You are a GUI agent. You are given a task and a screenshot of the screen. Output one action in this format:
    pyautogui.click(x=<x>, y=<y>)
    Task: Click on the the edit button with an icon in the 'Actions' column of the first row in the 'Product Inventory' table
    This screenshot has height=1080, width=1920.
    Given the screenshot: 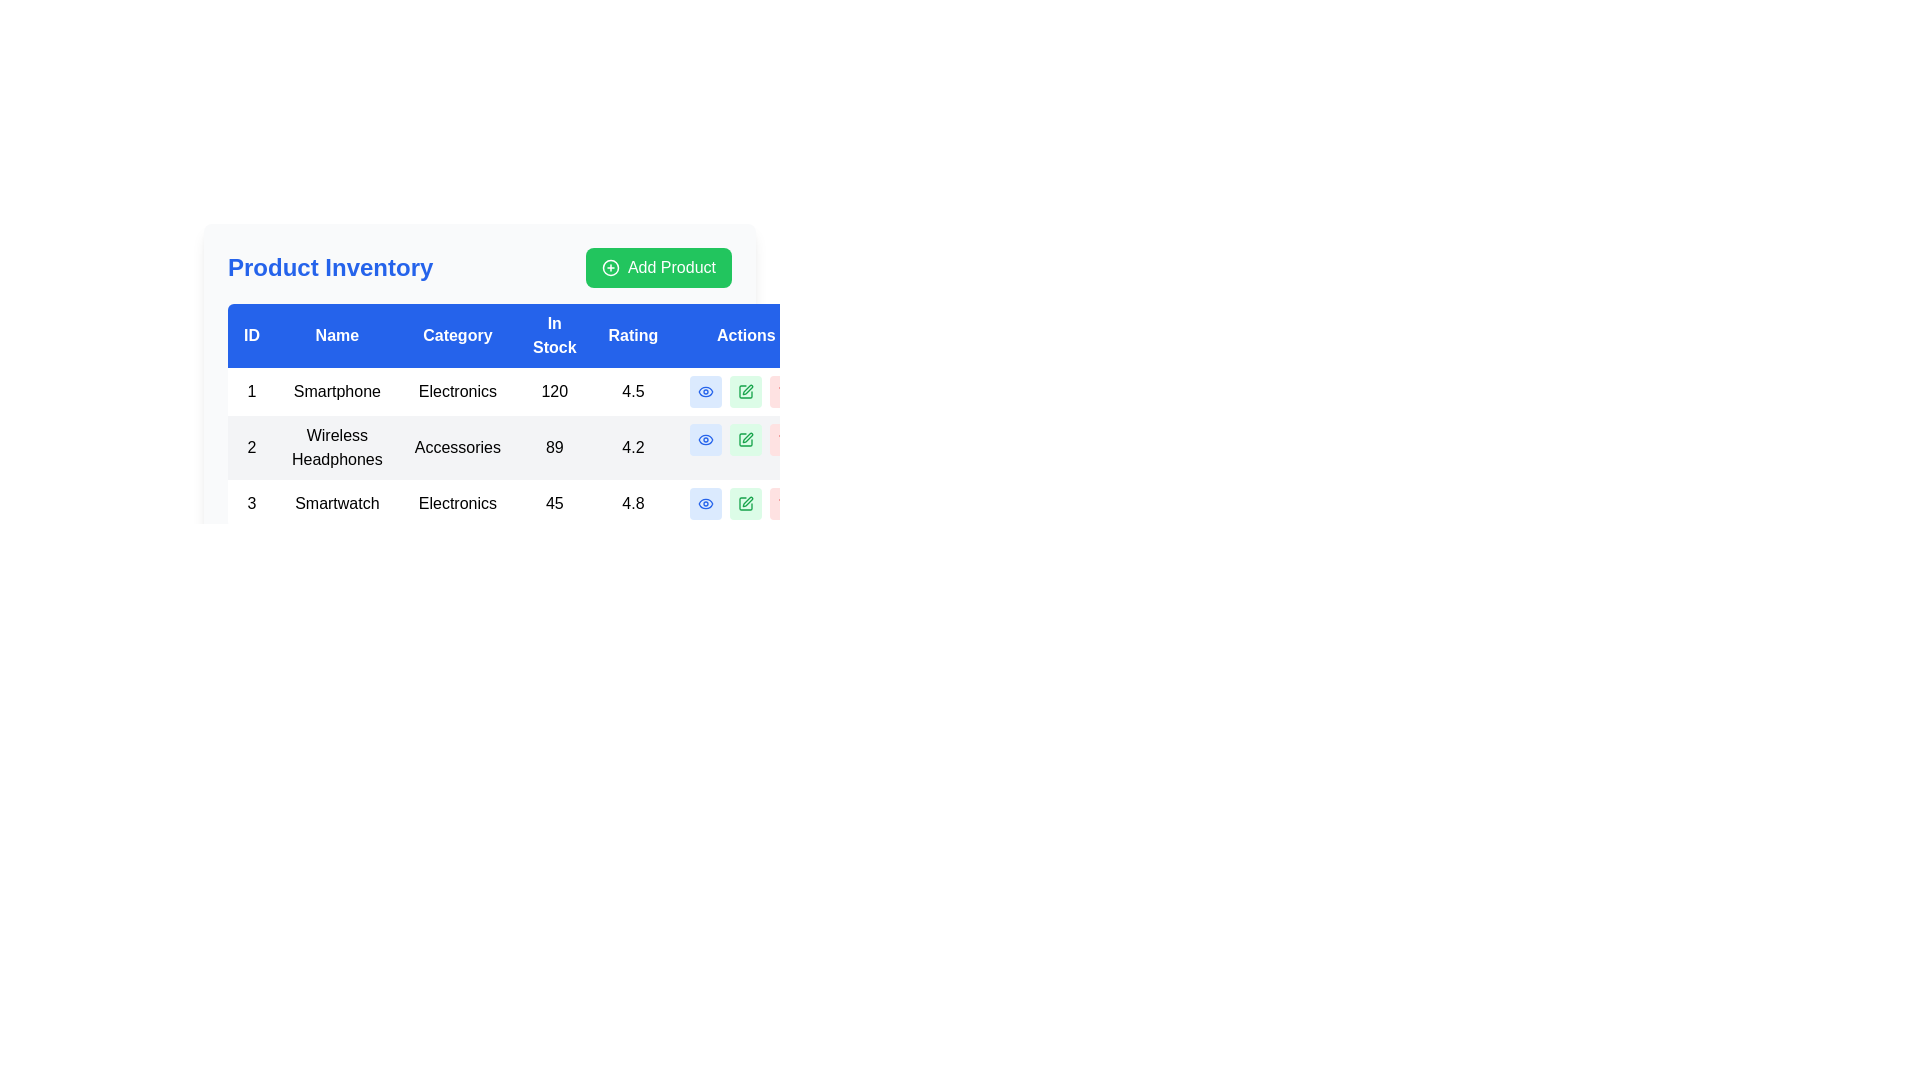 What is the action you would take?
    pyautogui.click(x=745, y=392)
    